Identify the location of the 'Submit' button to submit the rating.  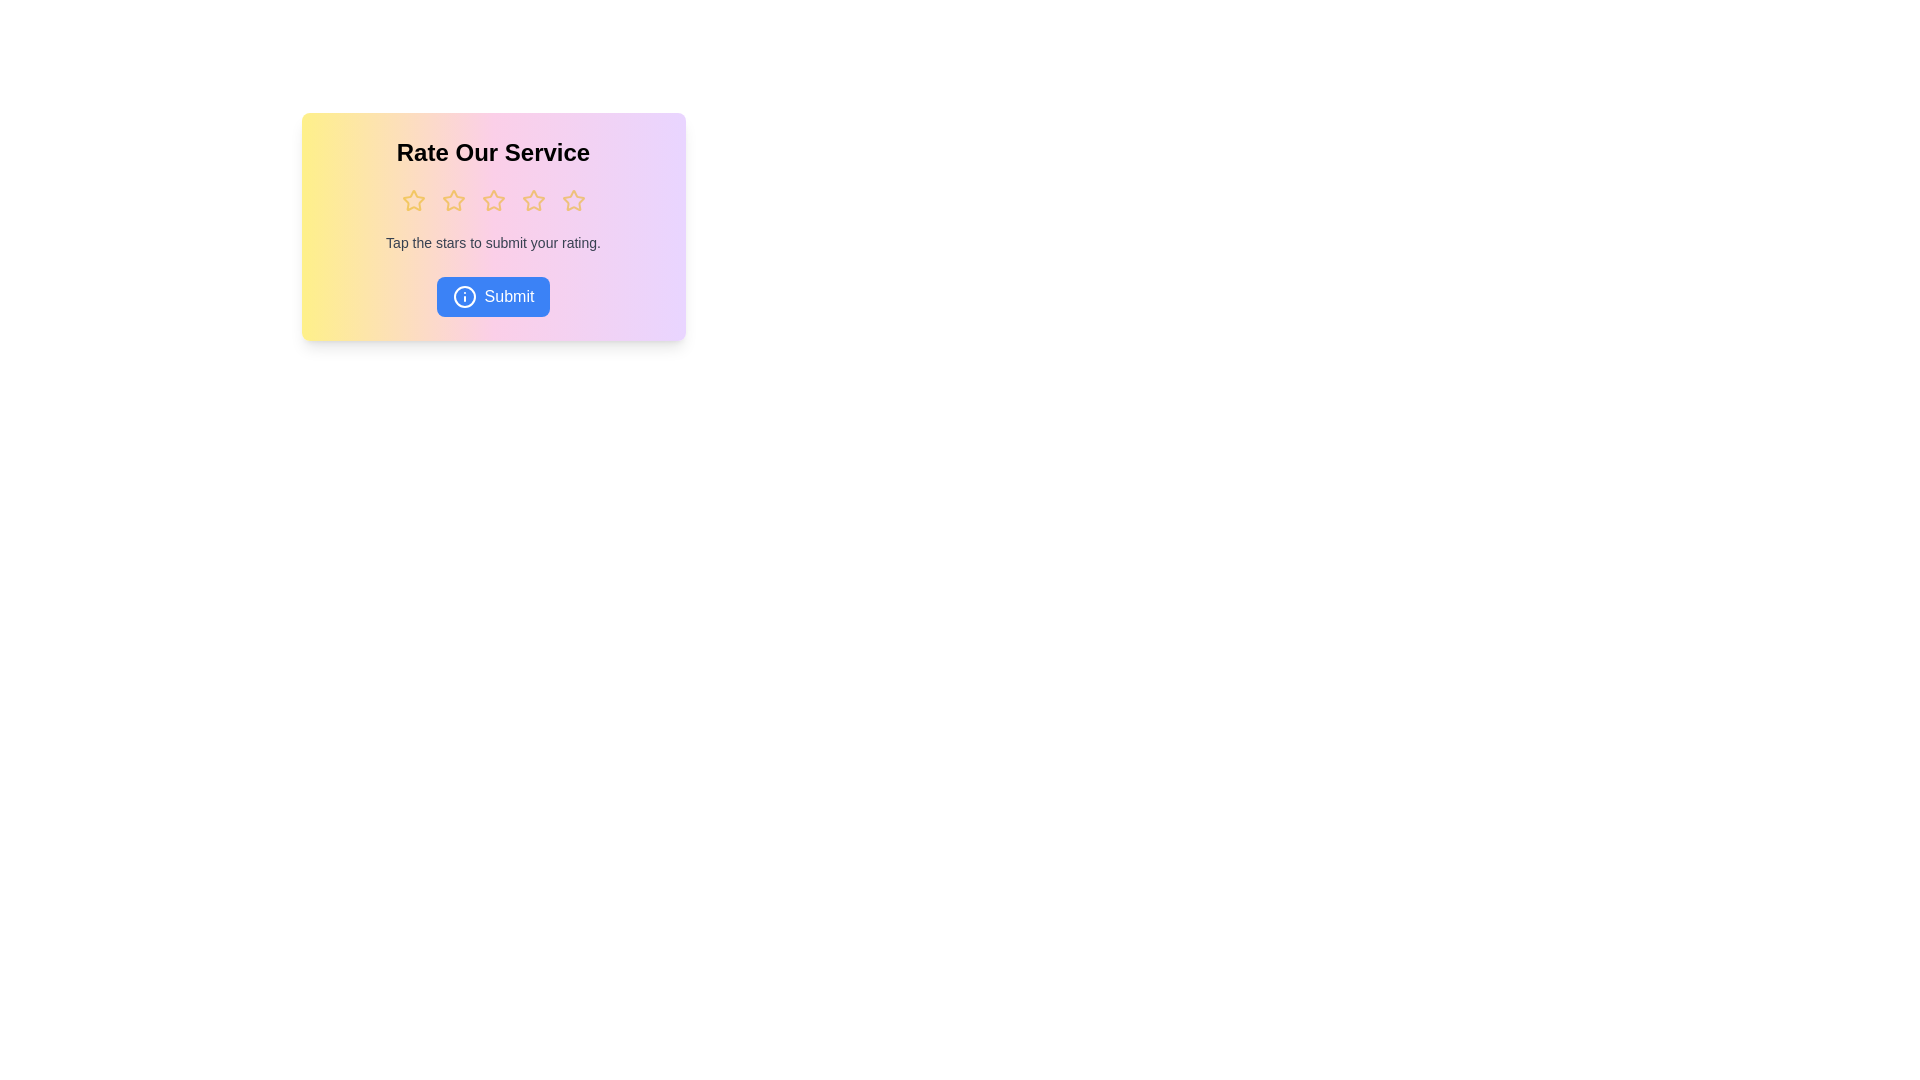
(493, 297).